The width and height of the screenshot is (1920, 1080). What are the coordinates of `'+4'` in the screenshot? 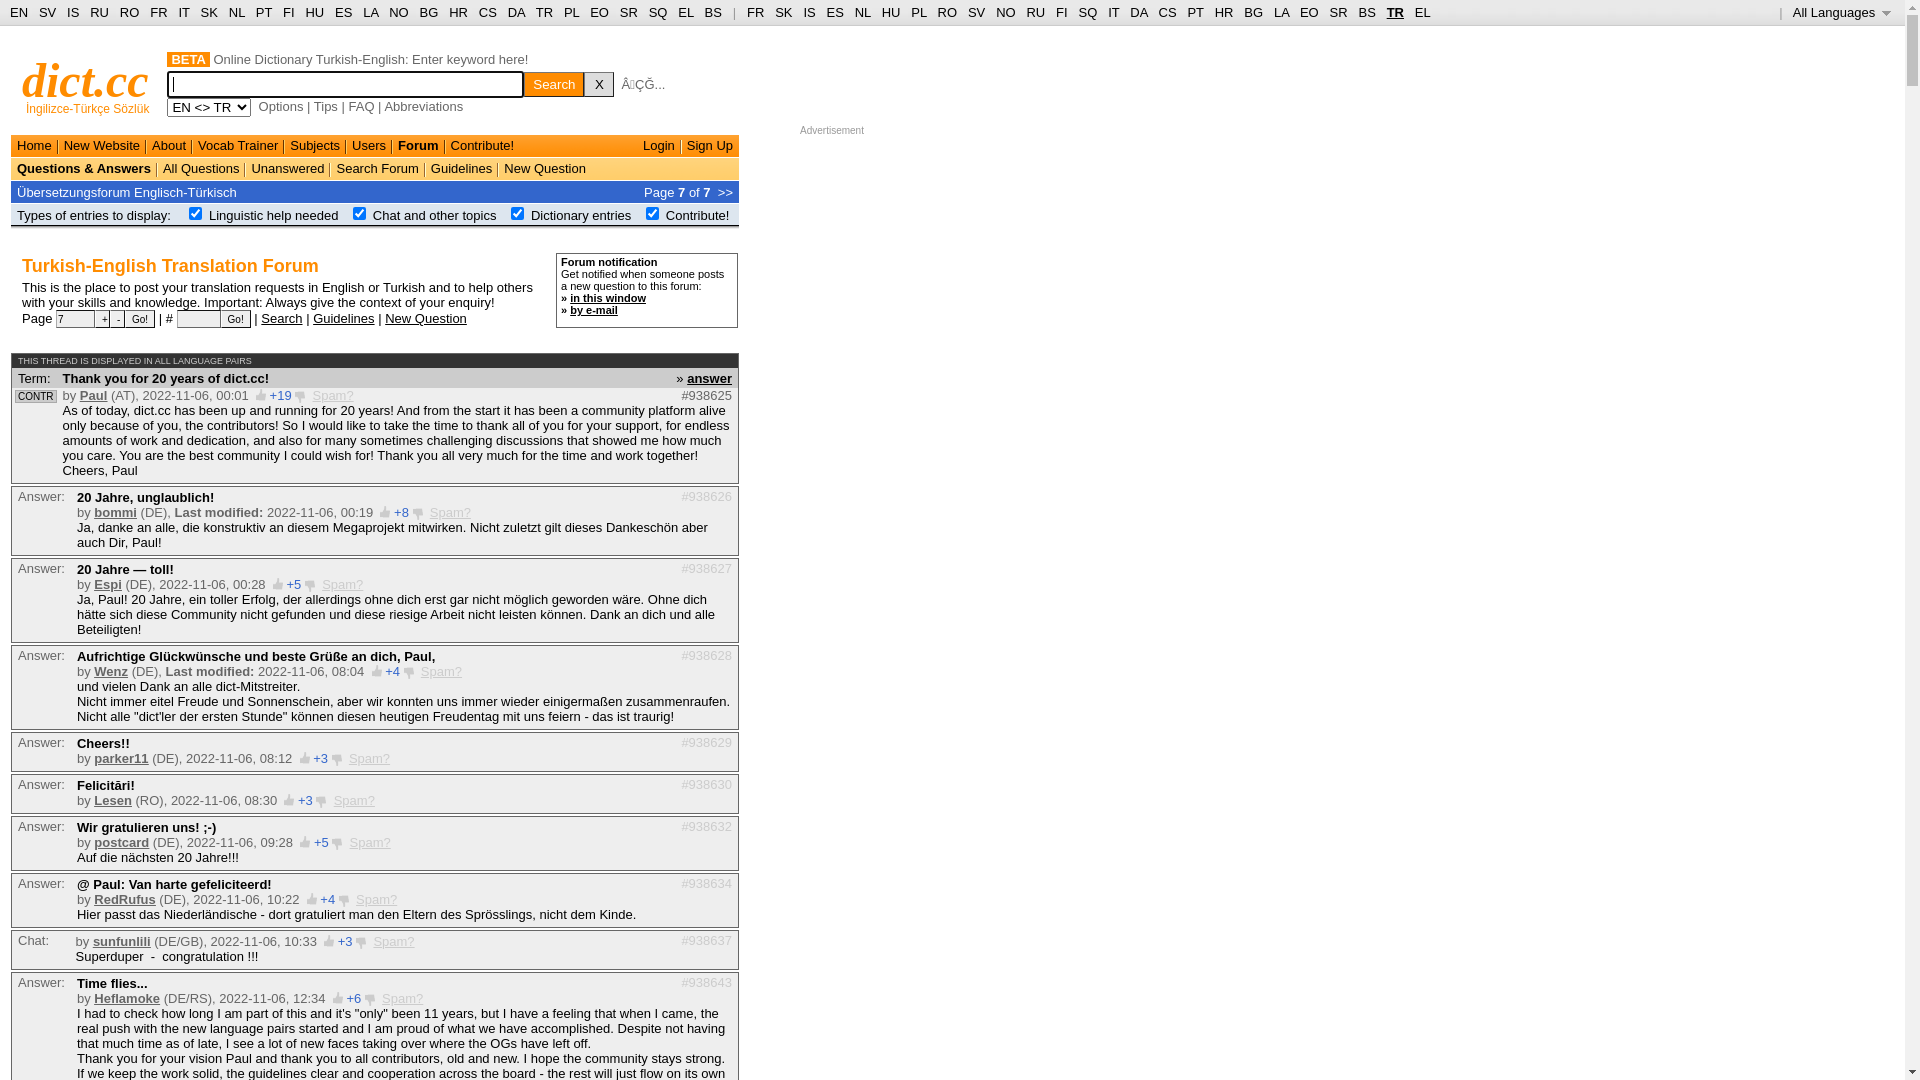 It's located at (384, 671).